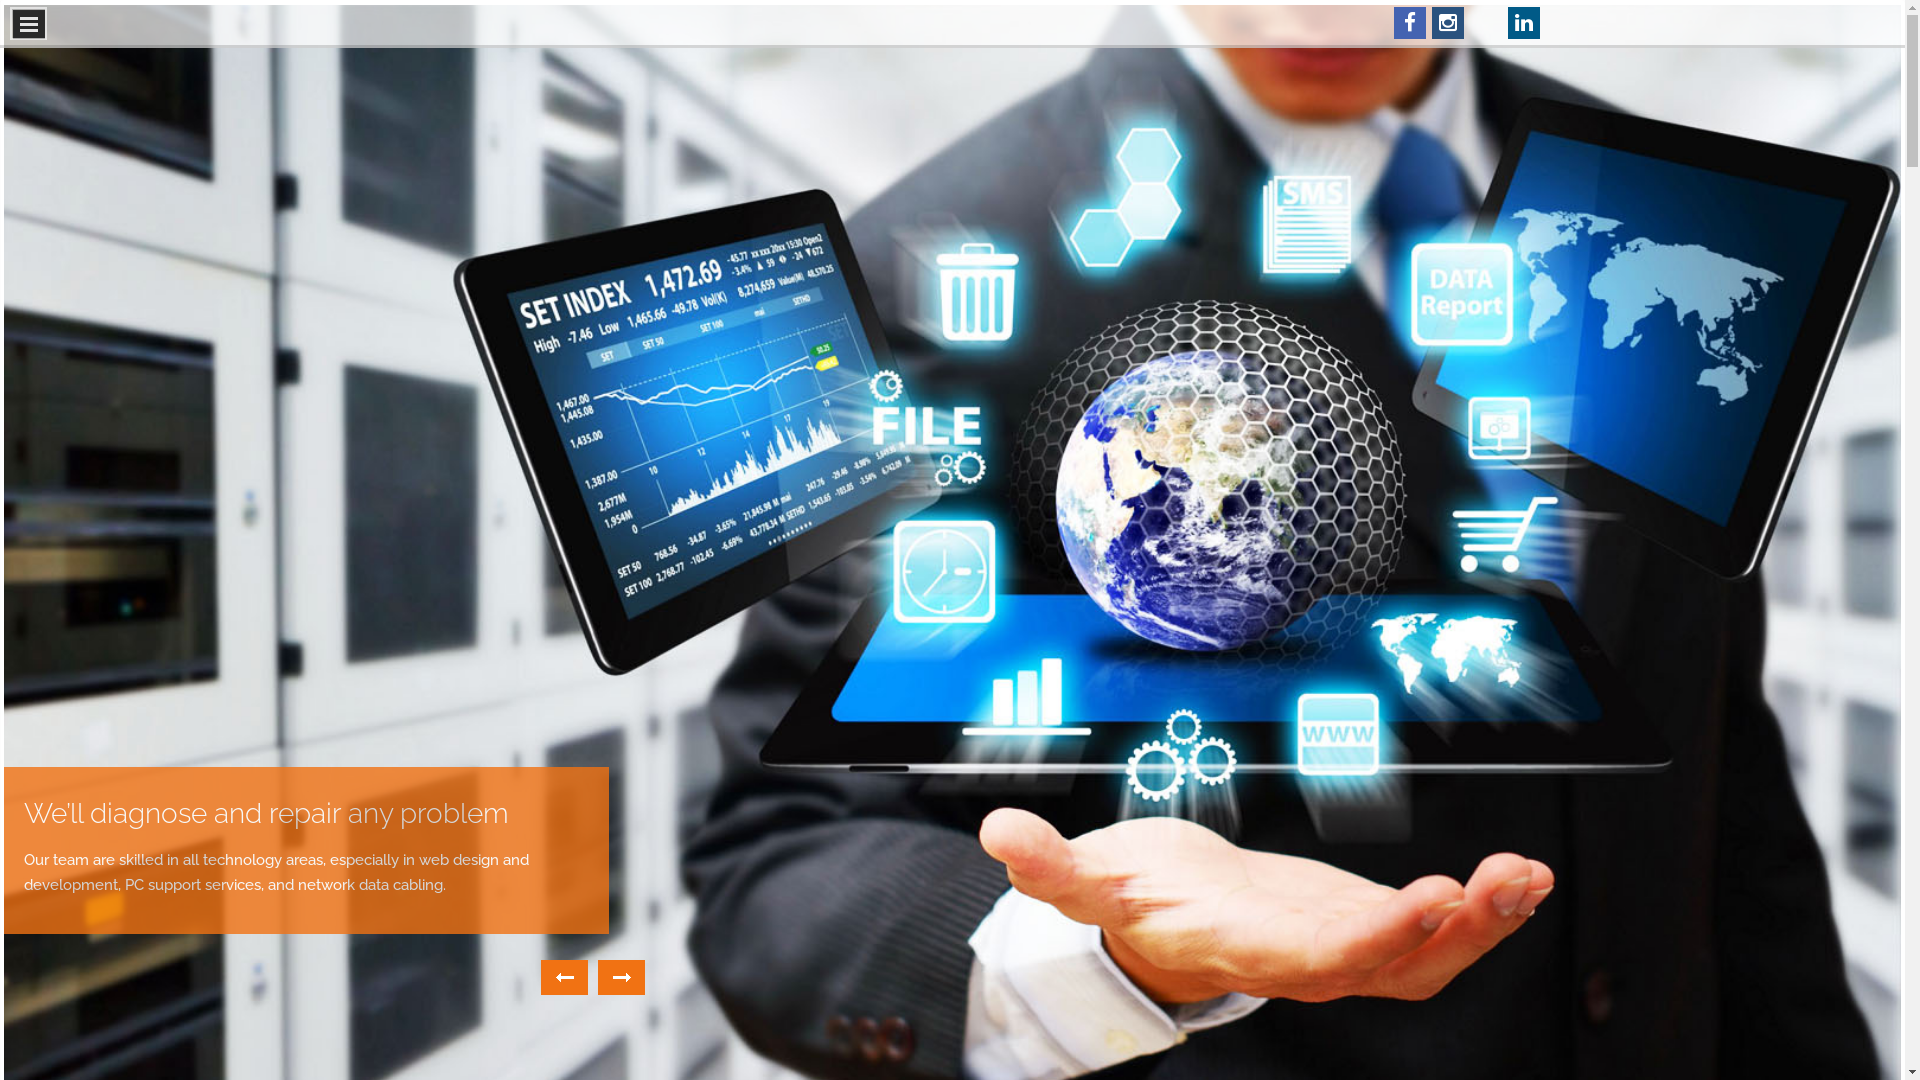 This screenshot has height=1080, width=1920. What do you see at coordinates (1486, 23) in the screenshot?
I see `'Aero Admin'` at bounding box center [1486, 23].